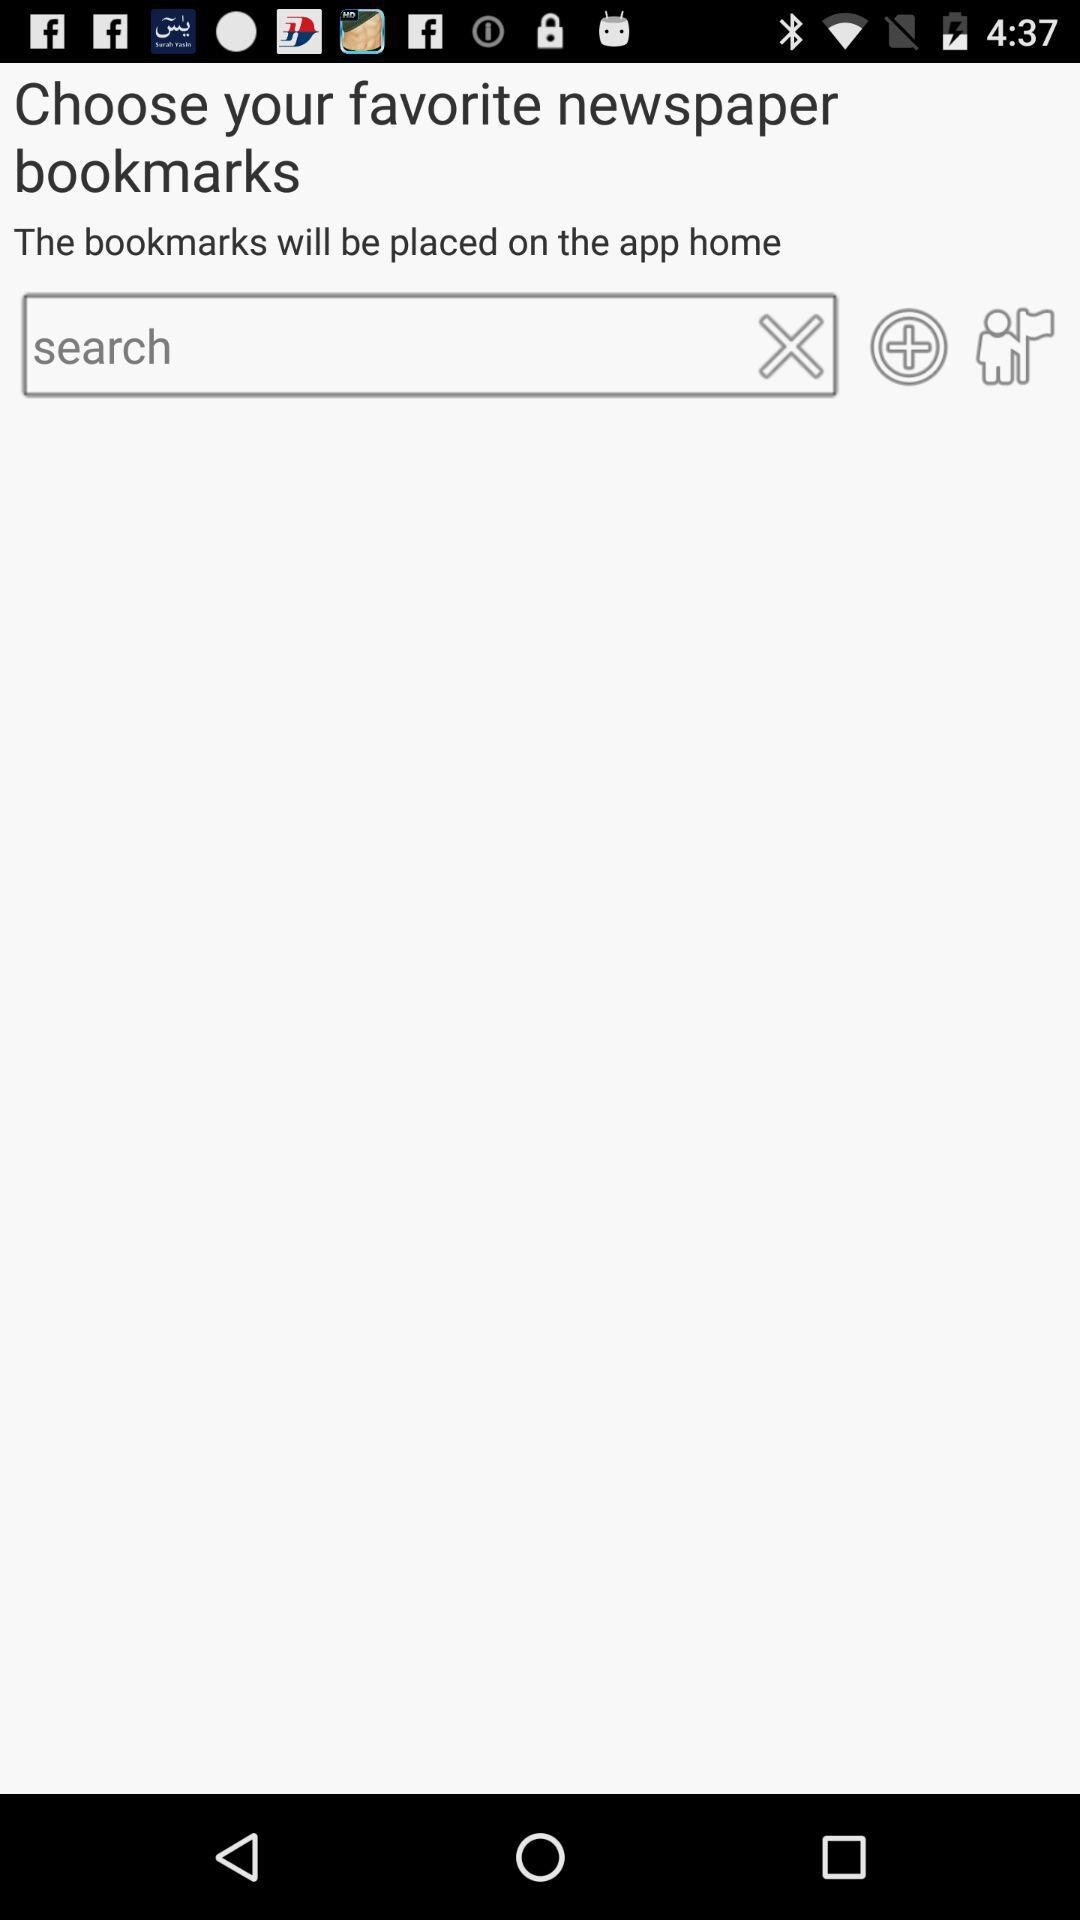 This screenshot has width=1080, height=1920. Describe the element at coordinates (1014, 346) in the screenshot. I see `item below the the bookmarks will` at that location.